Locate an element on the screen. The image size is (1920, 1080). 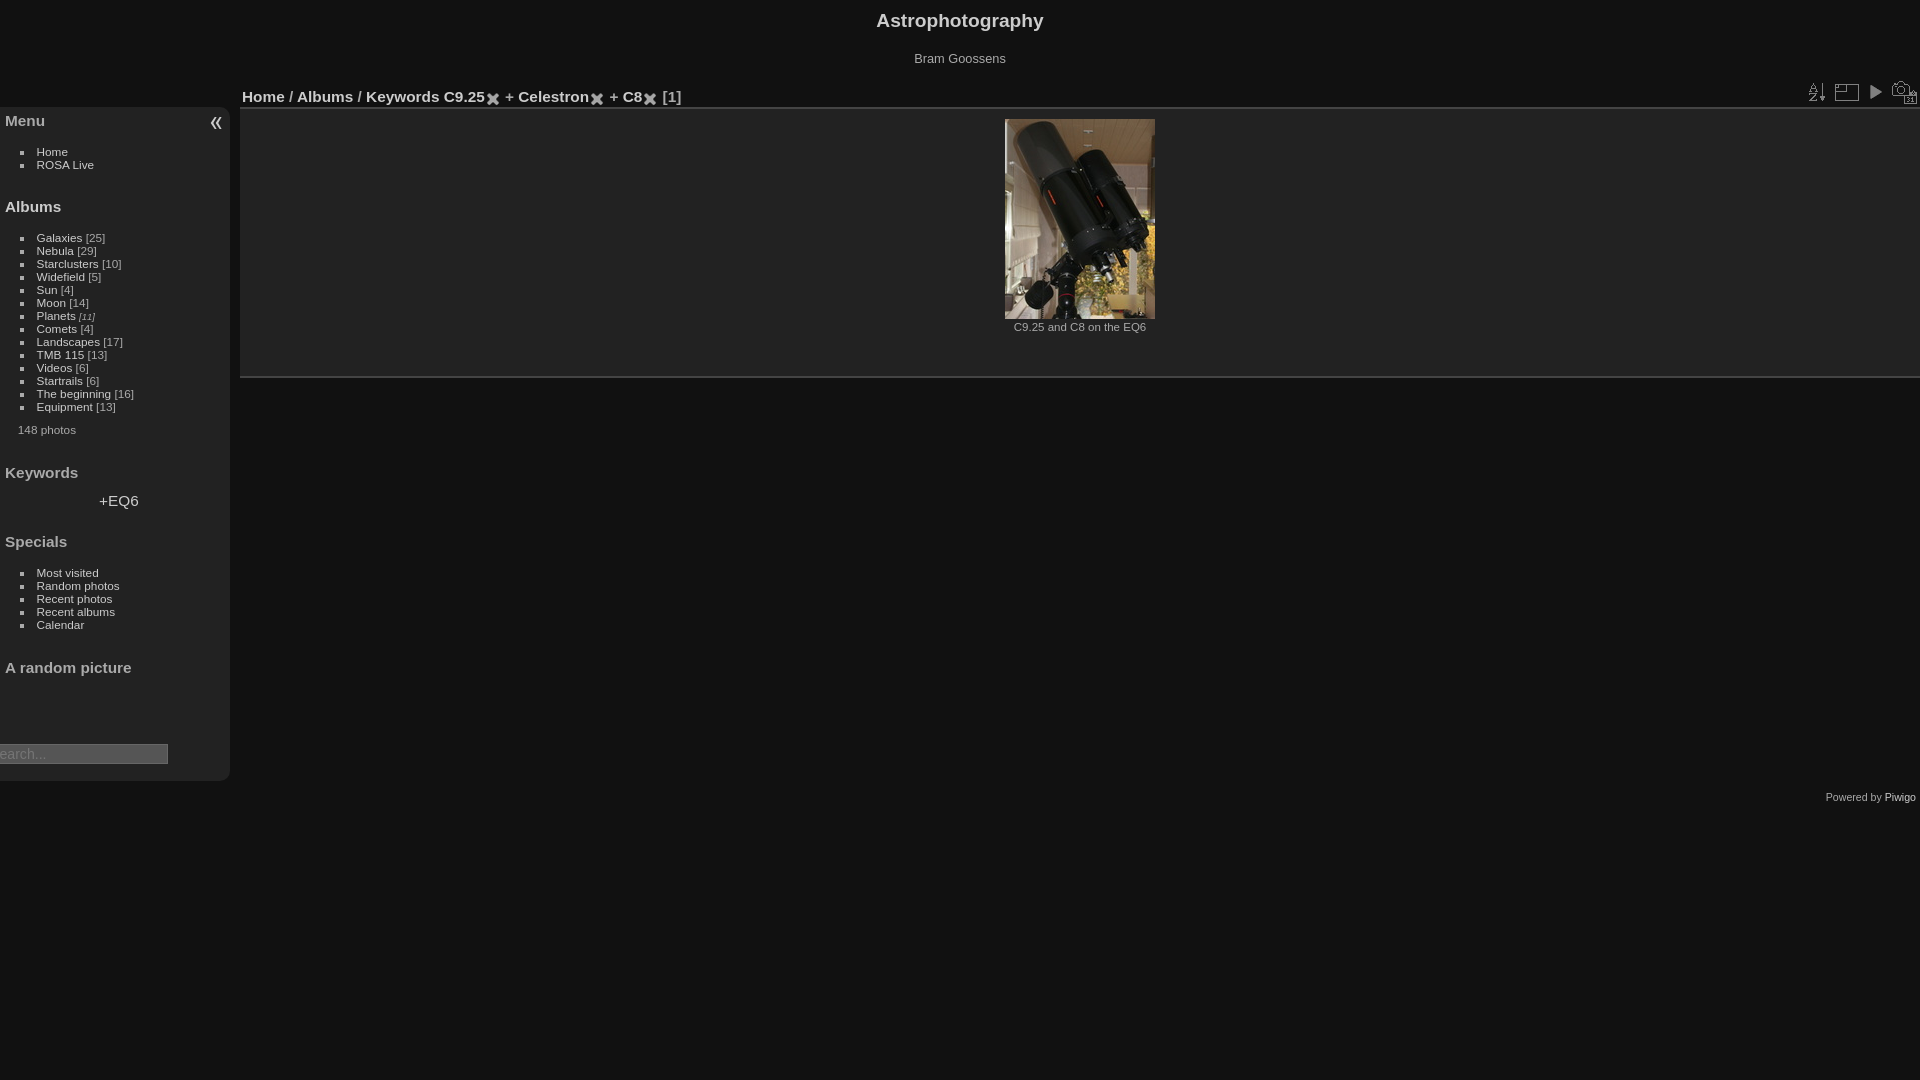
'TMB 115' is located at coordinates (61, 353).